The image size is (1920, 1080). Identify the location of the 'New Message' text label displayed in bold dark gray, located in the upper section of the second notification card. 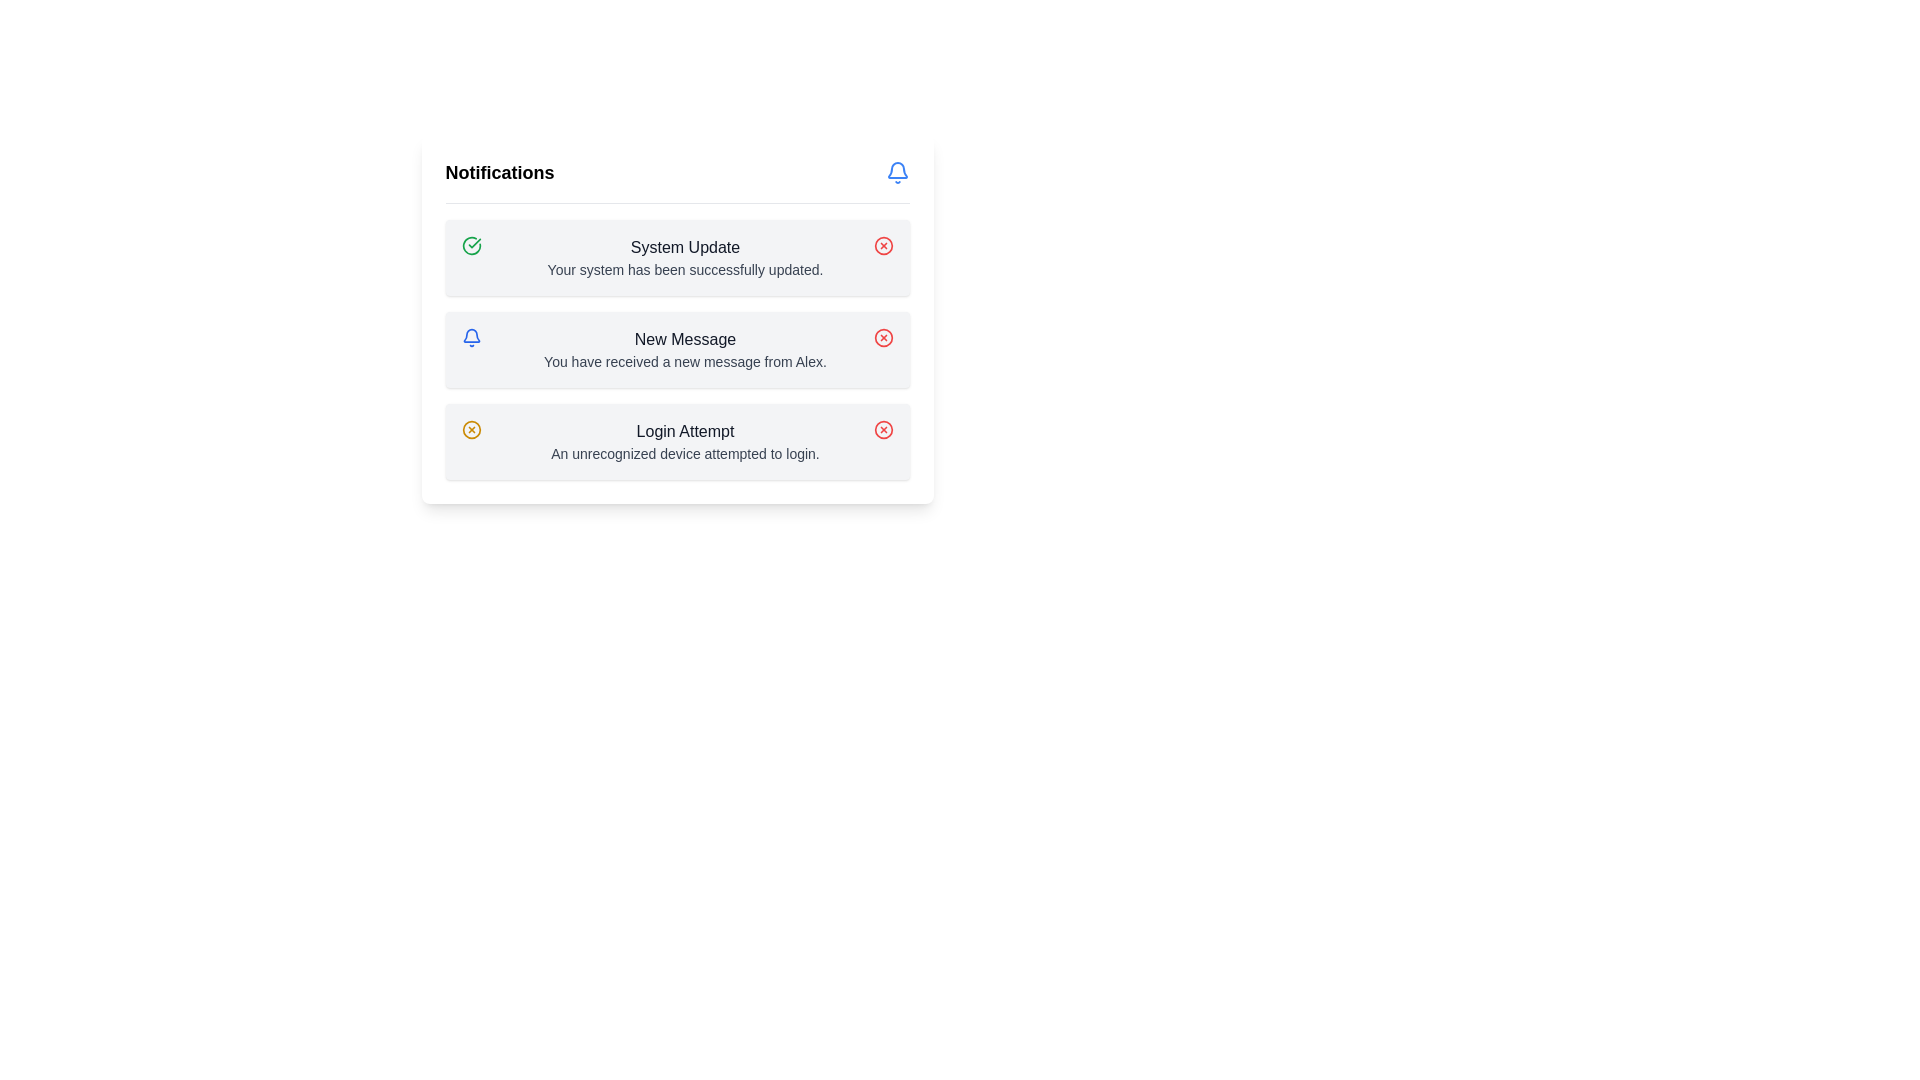
(685, 338).